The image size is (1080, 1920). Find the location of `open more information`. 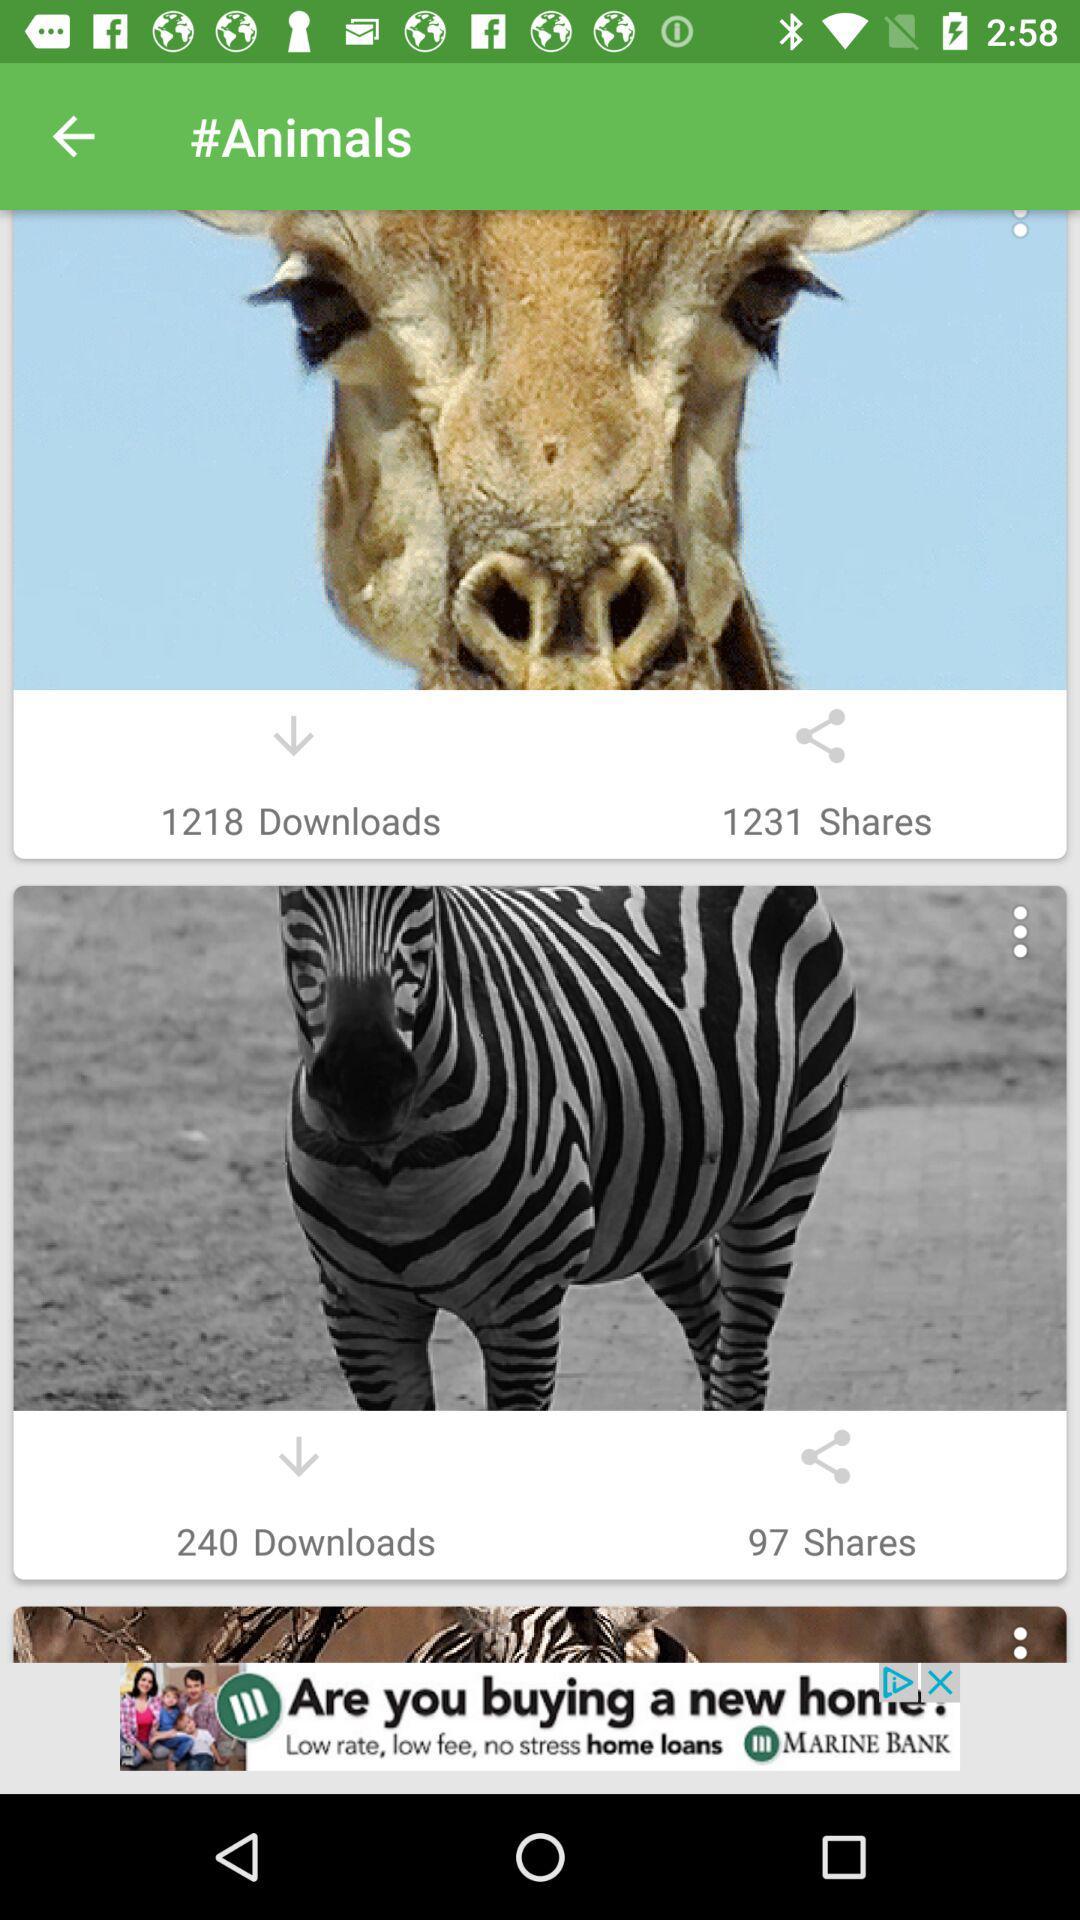

open more information is located at coordinates (1020, 1652).